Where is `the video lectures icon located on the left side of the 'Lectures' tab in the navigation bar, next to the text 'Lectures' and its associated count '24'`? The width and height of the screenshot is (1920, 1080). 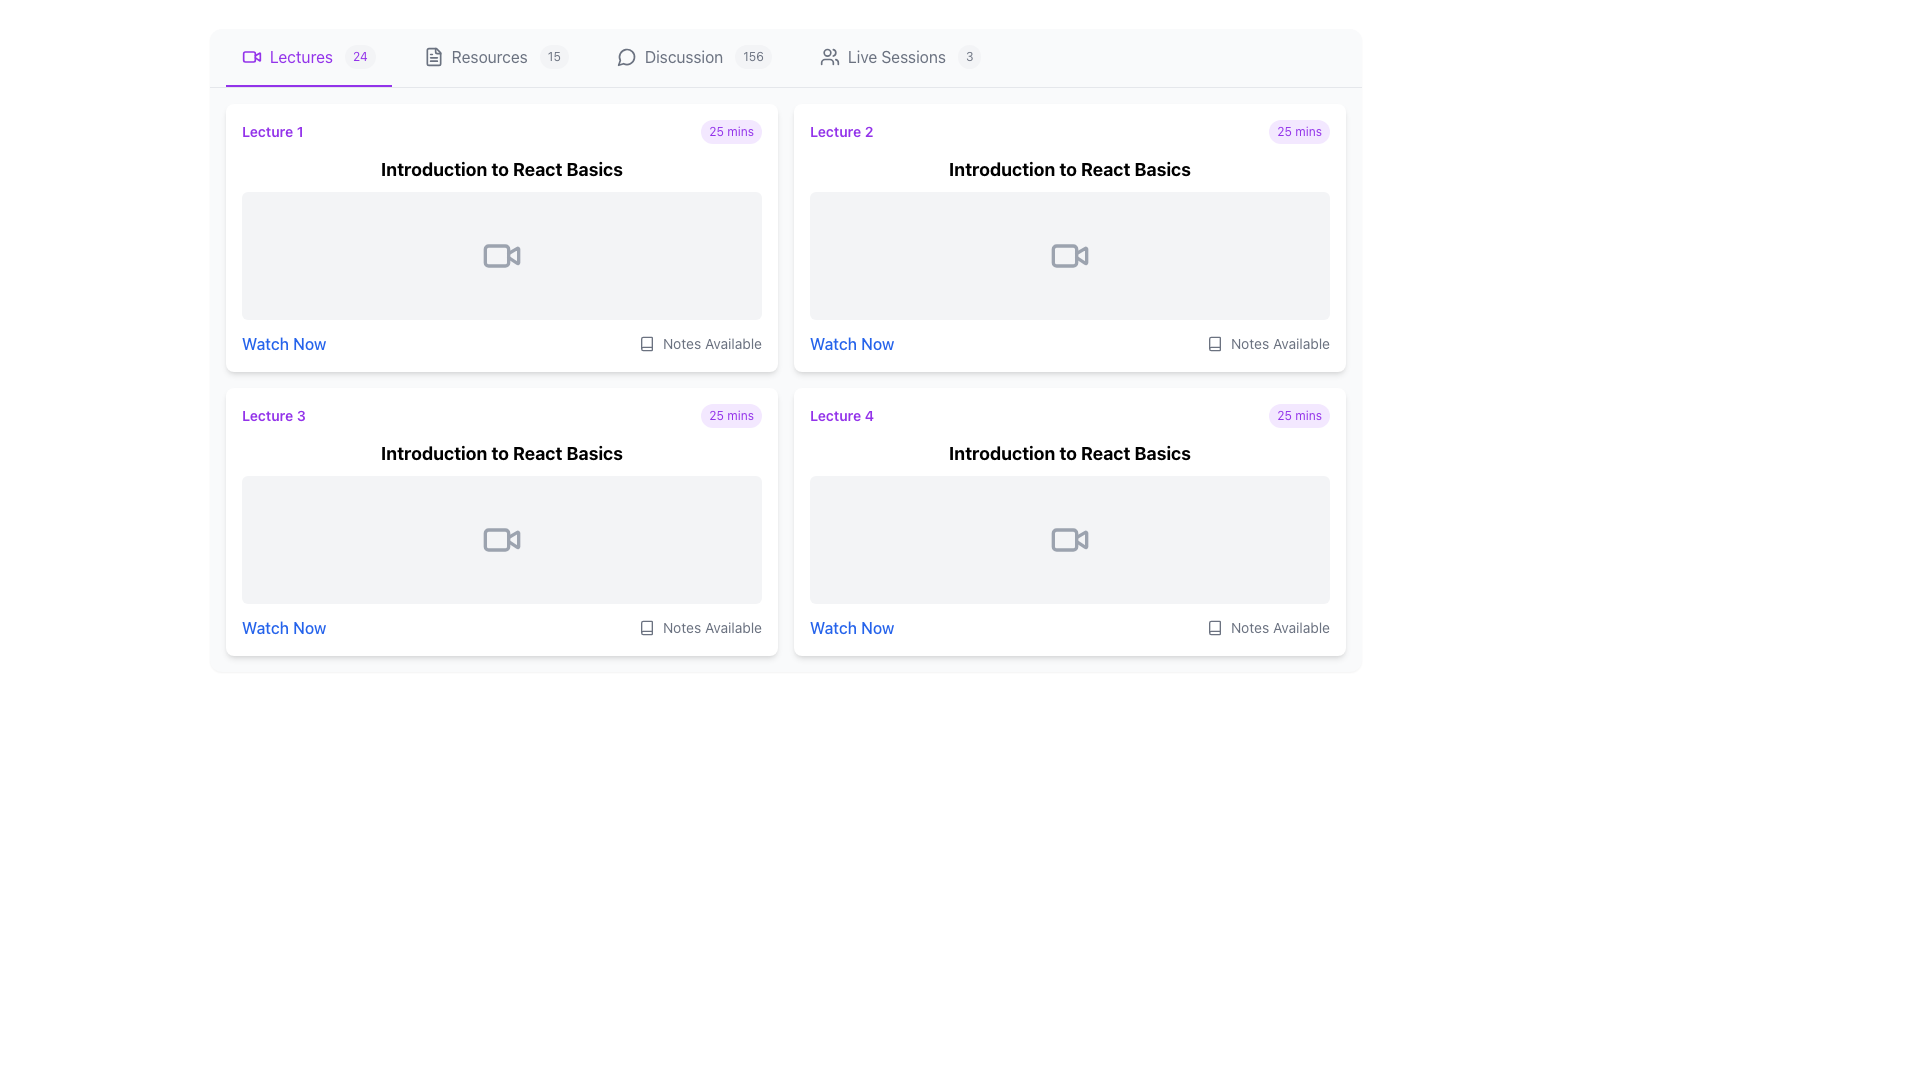
the video lectures icon located on the left side of the 'Lectures' tab in the navigation bar, next to the text 'Lectures' and its associated count '24' is located at coordinates (251, 56).